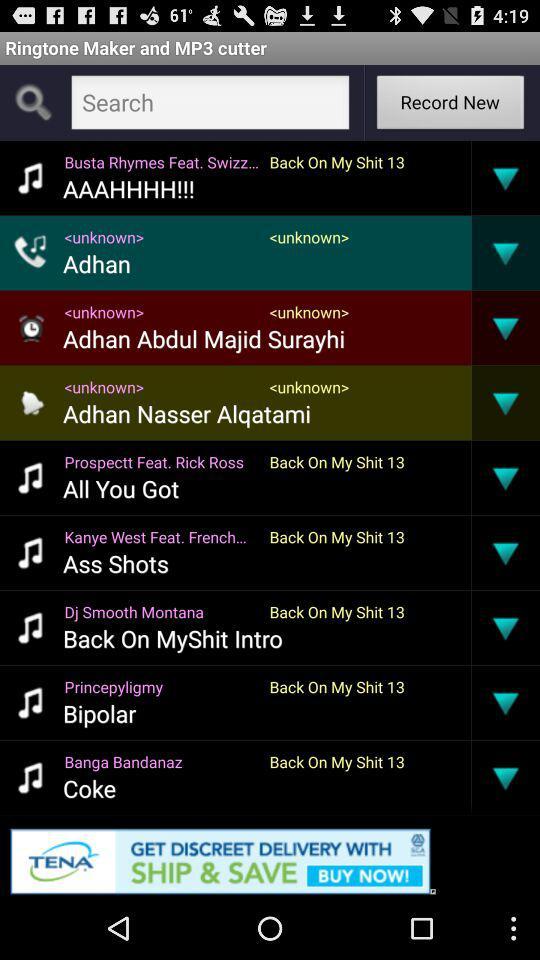 This screenshot has width=540, height=960. I want to click on item to the left of back on my, so click(160, 610).